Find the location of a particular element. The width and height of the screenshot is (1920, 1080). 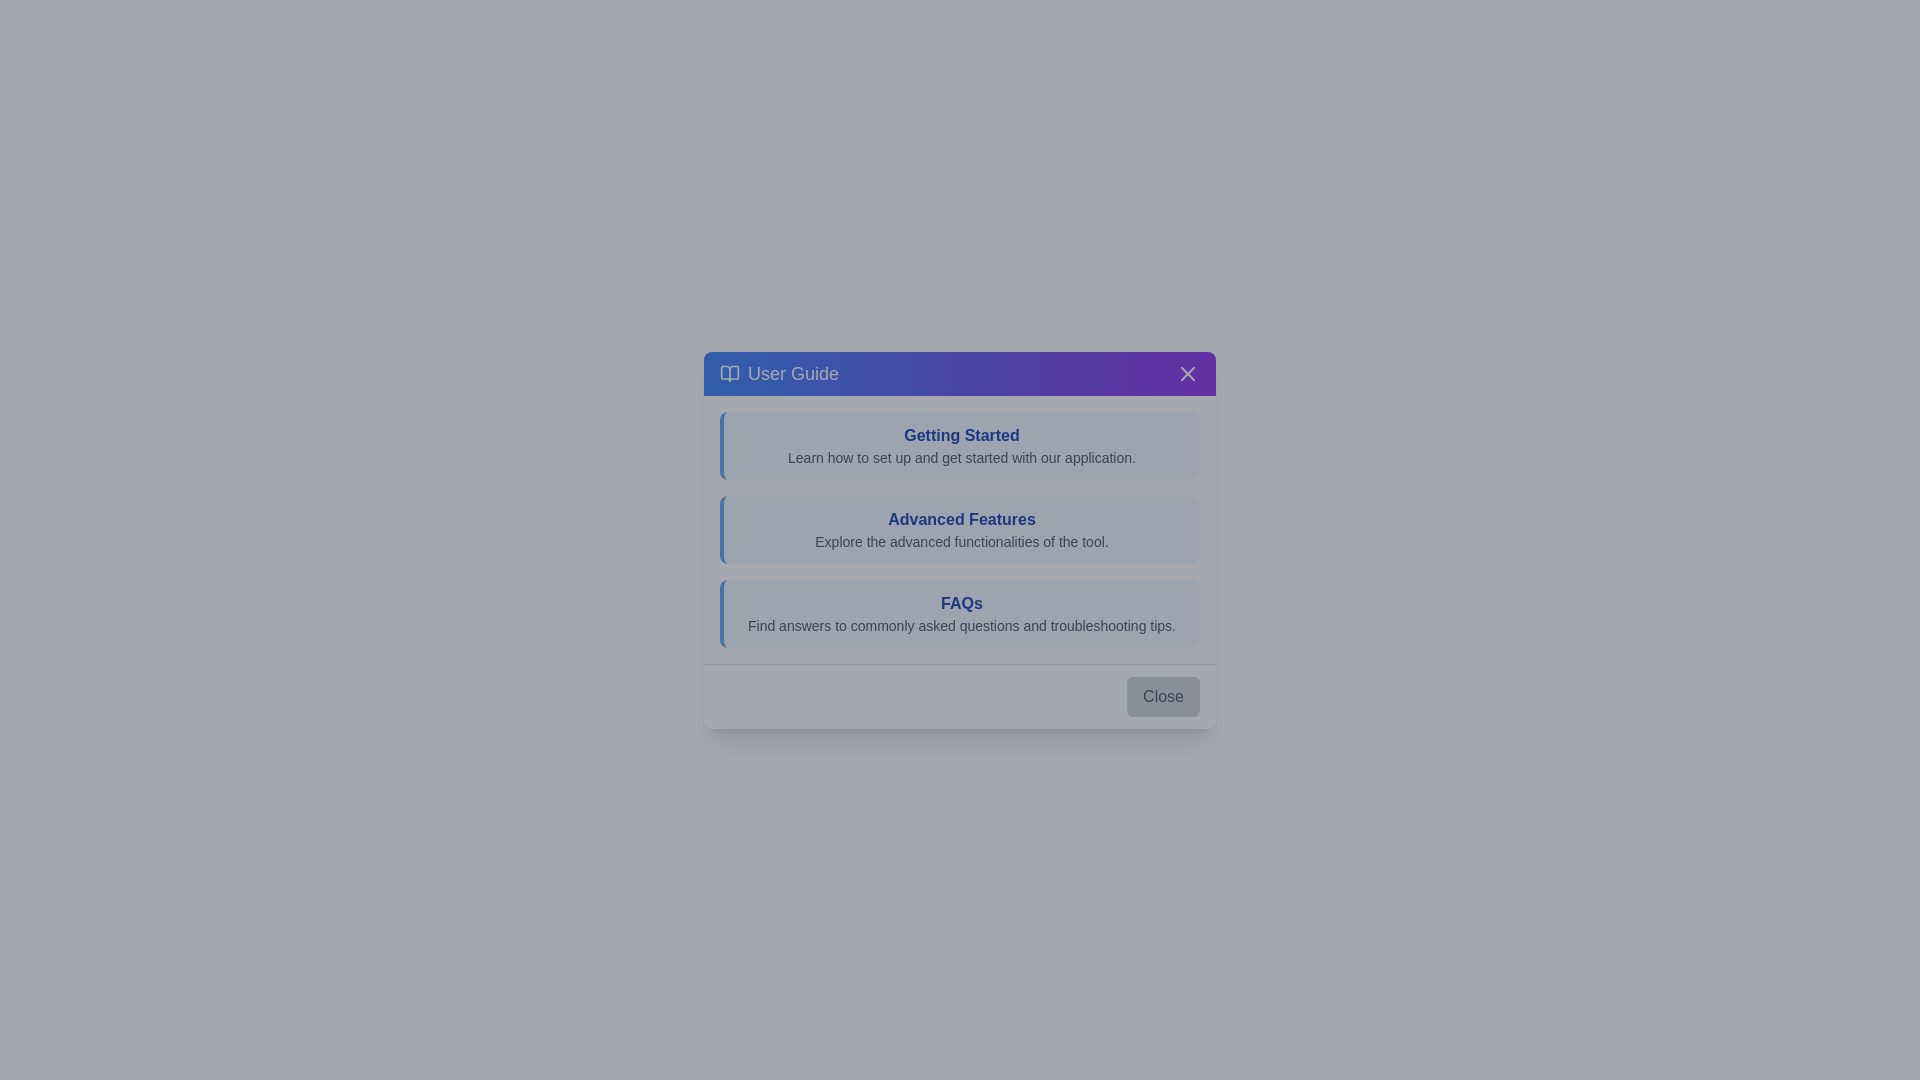

the bold, blue-colored text displaying 'Getting Started' located centrally within the top section of the 'User Guide' dialog box is located at coordinates (961, 434).